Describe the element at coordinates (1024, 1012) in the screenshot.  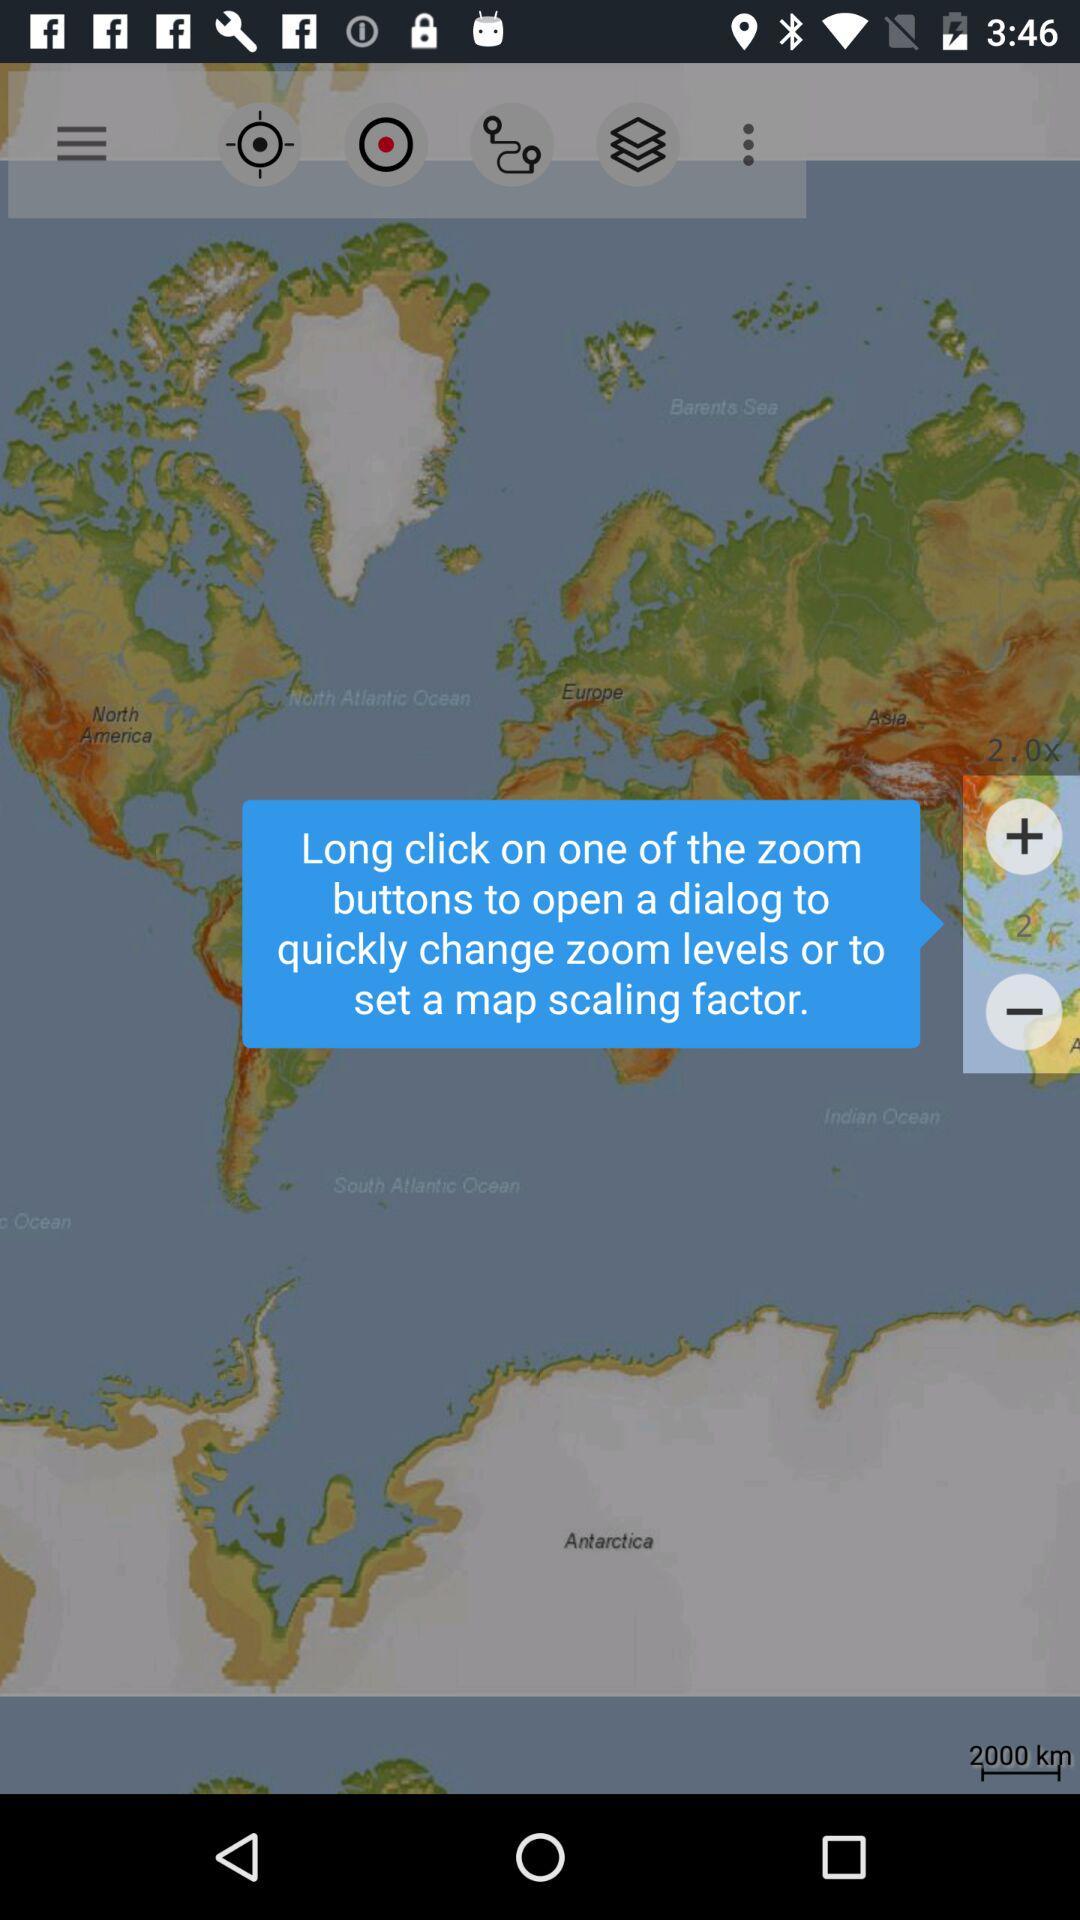
I see `item below 2 item` at that location.